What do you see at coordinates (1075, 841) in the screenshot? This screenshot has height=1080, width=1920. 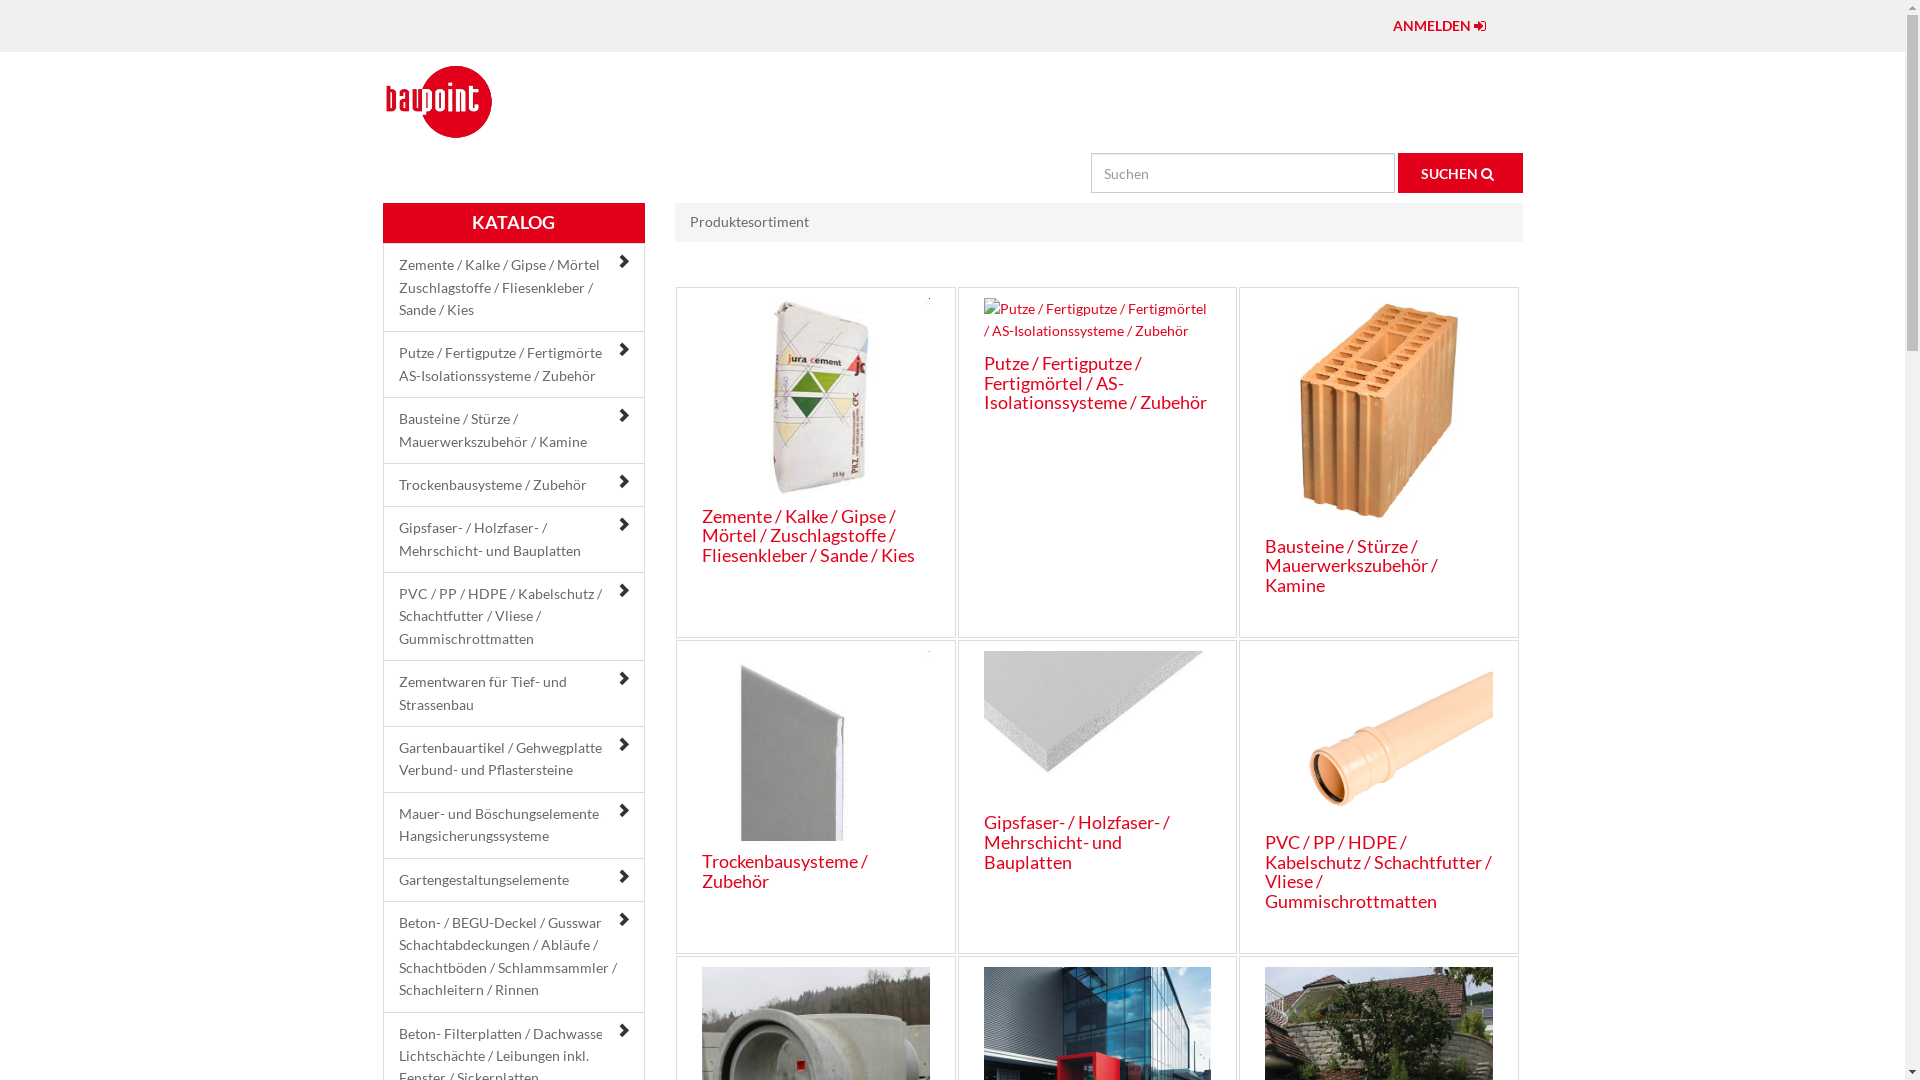 I see `'Gipsfaser- / Holzfaser- / Mehrschicht- und Bauplatten'` at bounding box center [1075, 841].